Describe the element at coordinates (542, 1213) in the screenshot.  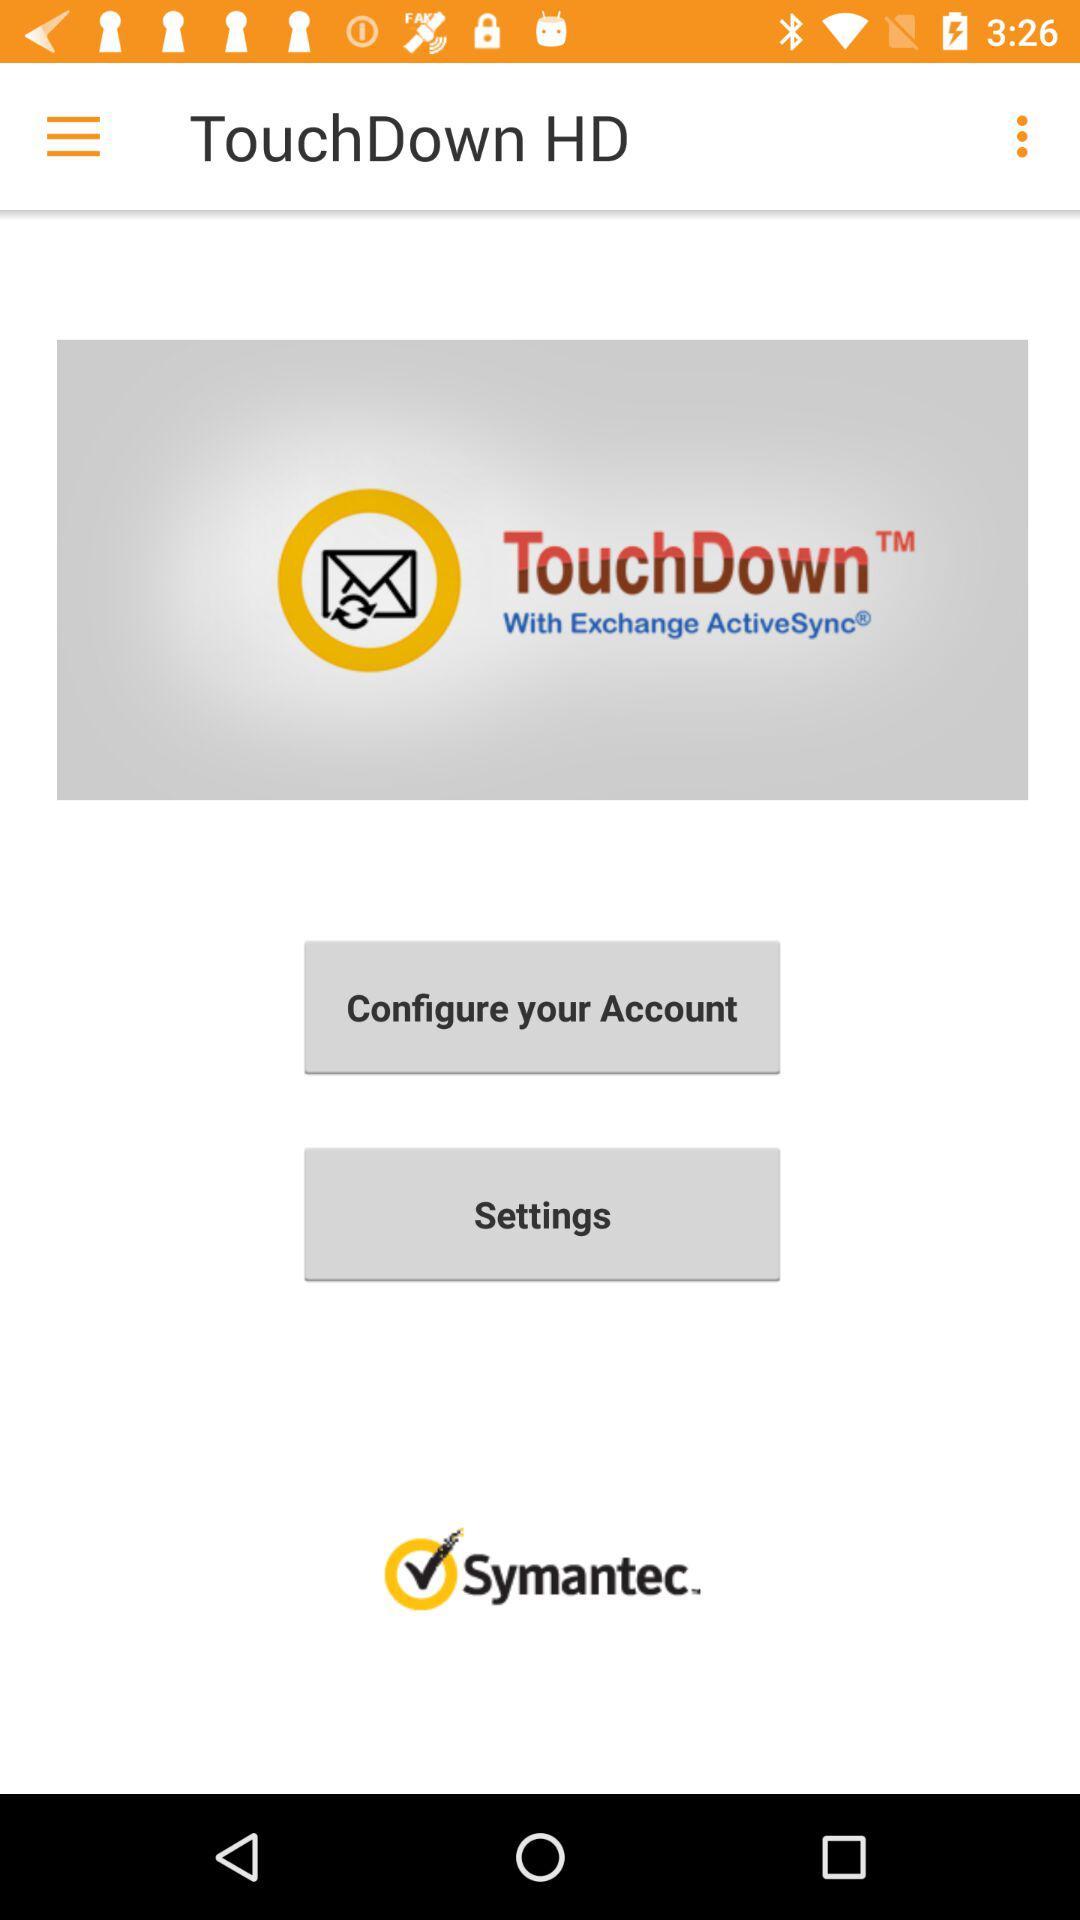
I see `settings item` at that location.